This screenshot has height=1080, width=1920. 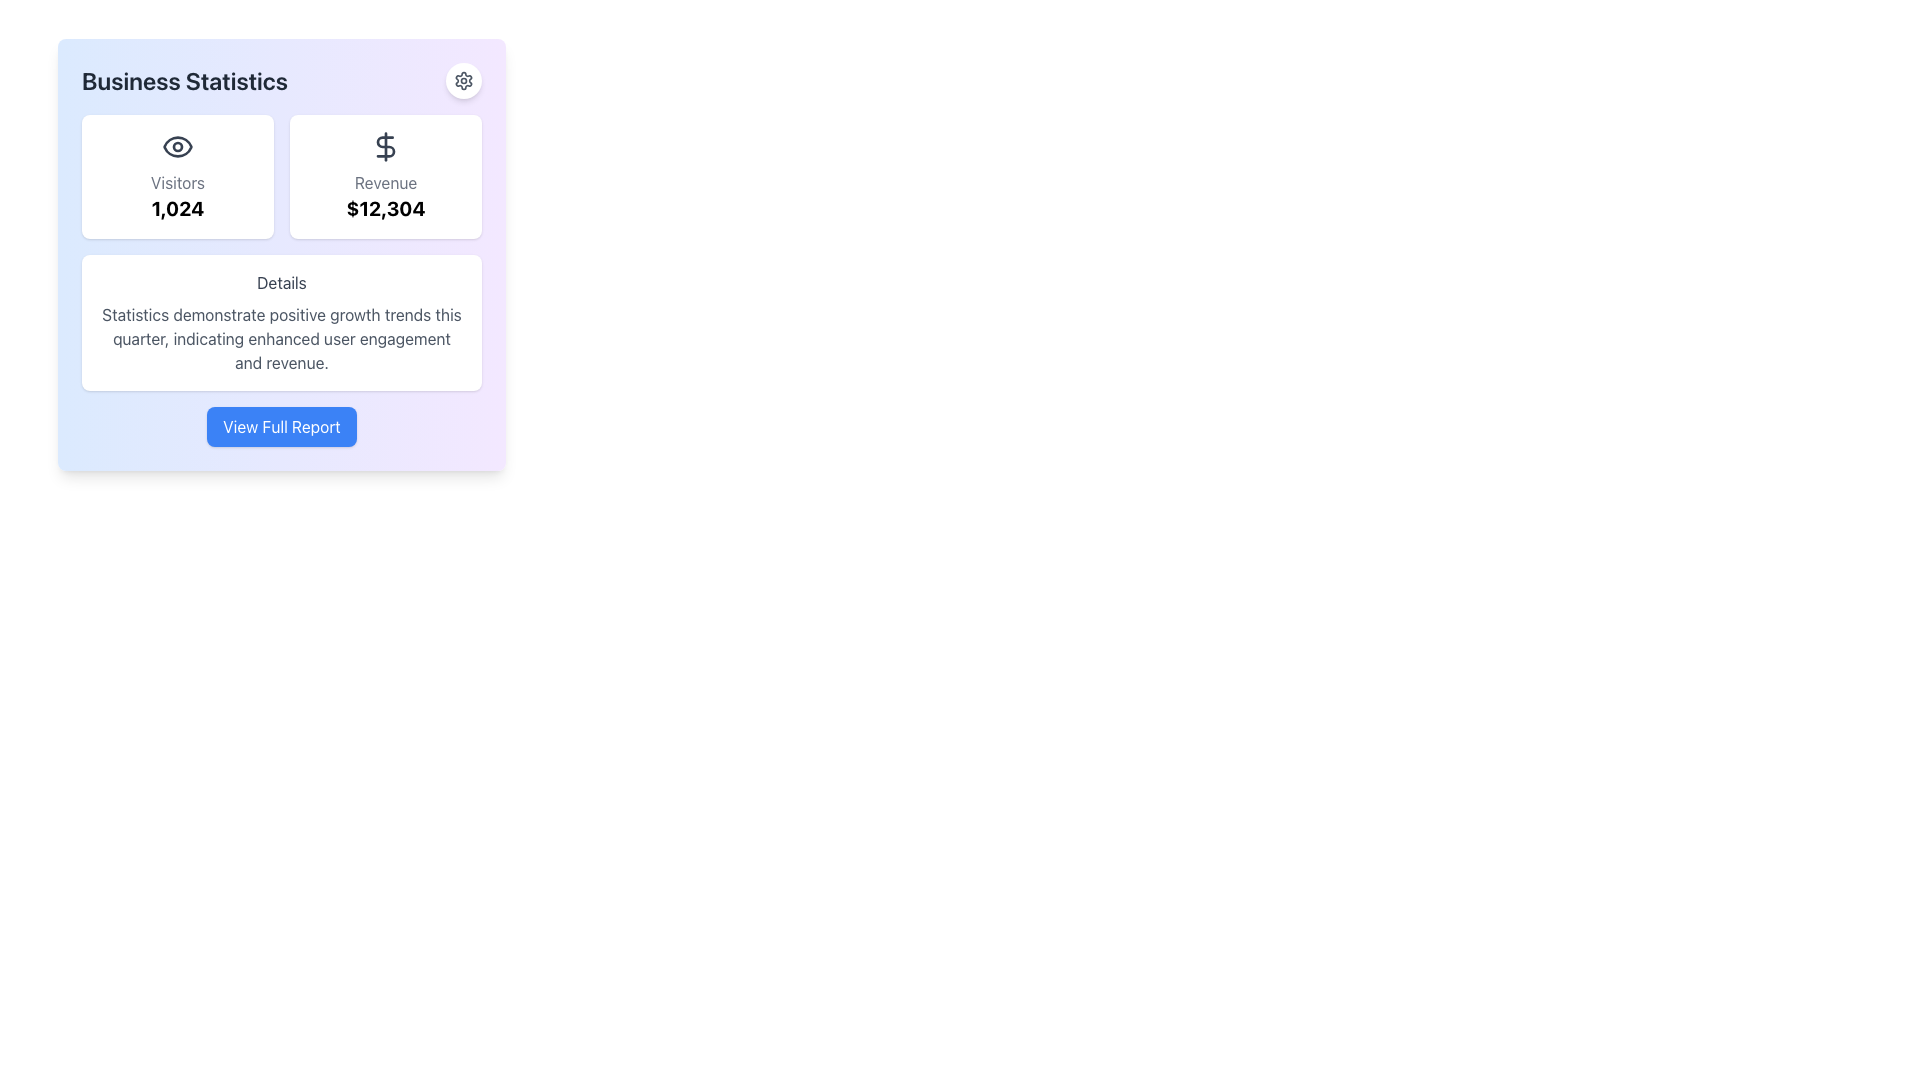 What do you see at coordinates (281, 282) in the screenshot?
I see `the static text label that summarizes the content below, which is positioned above the text describing statistics trends in the lower middle section of the card layout` at bounding box center [281, 282].